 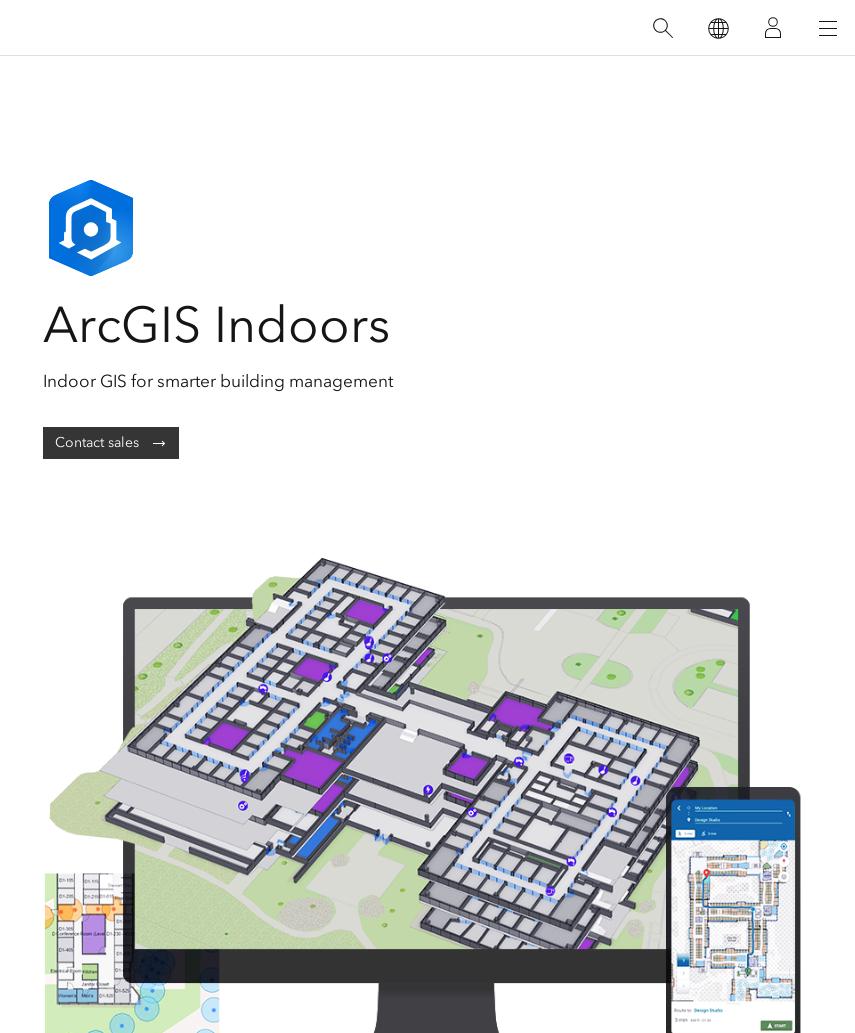 I want to click on 'distributor', so click(x=361, y=161).